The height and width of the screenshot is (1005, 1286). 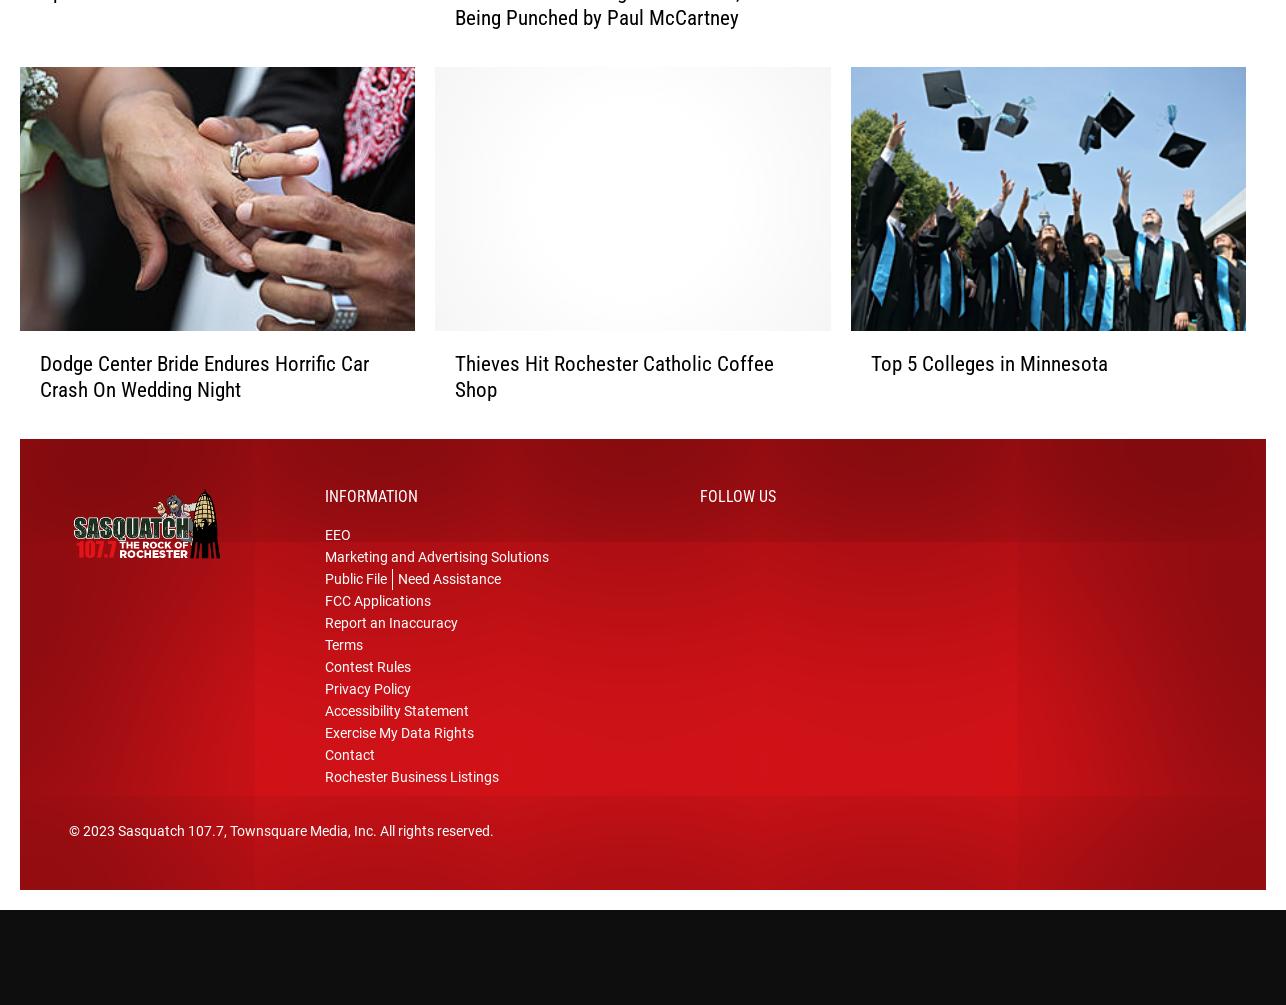 I want to click on '. All rights reserved.', so click(x=432, y=838).